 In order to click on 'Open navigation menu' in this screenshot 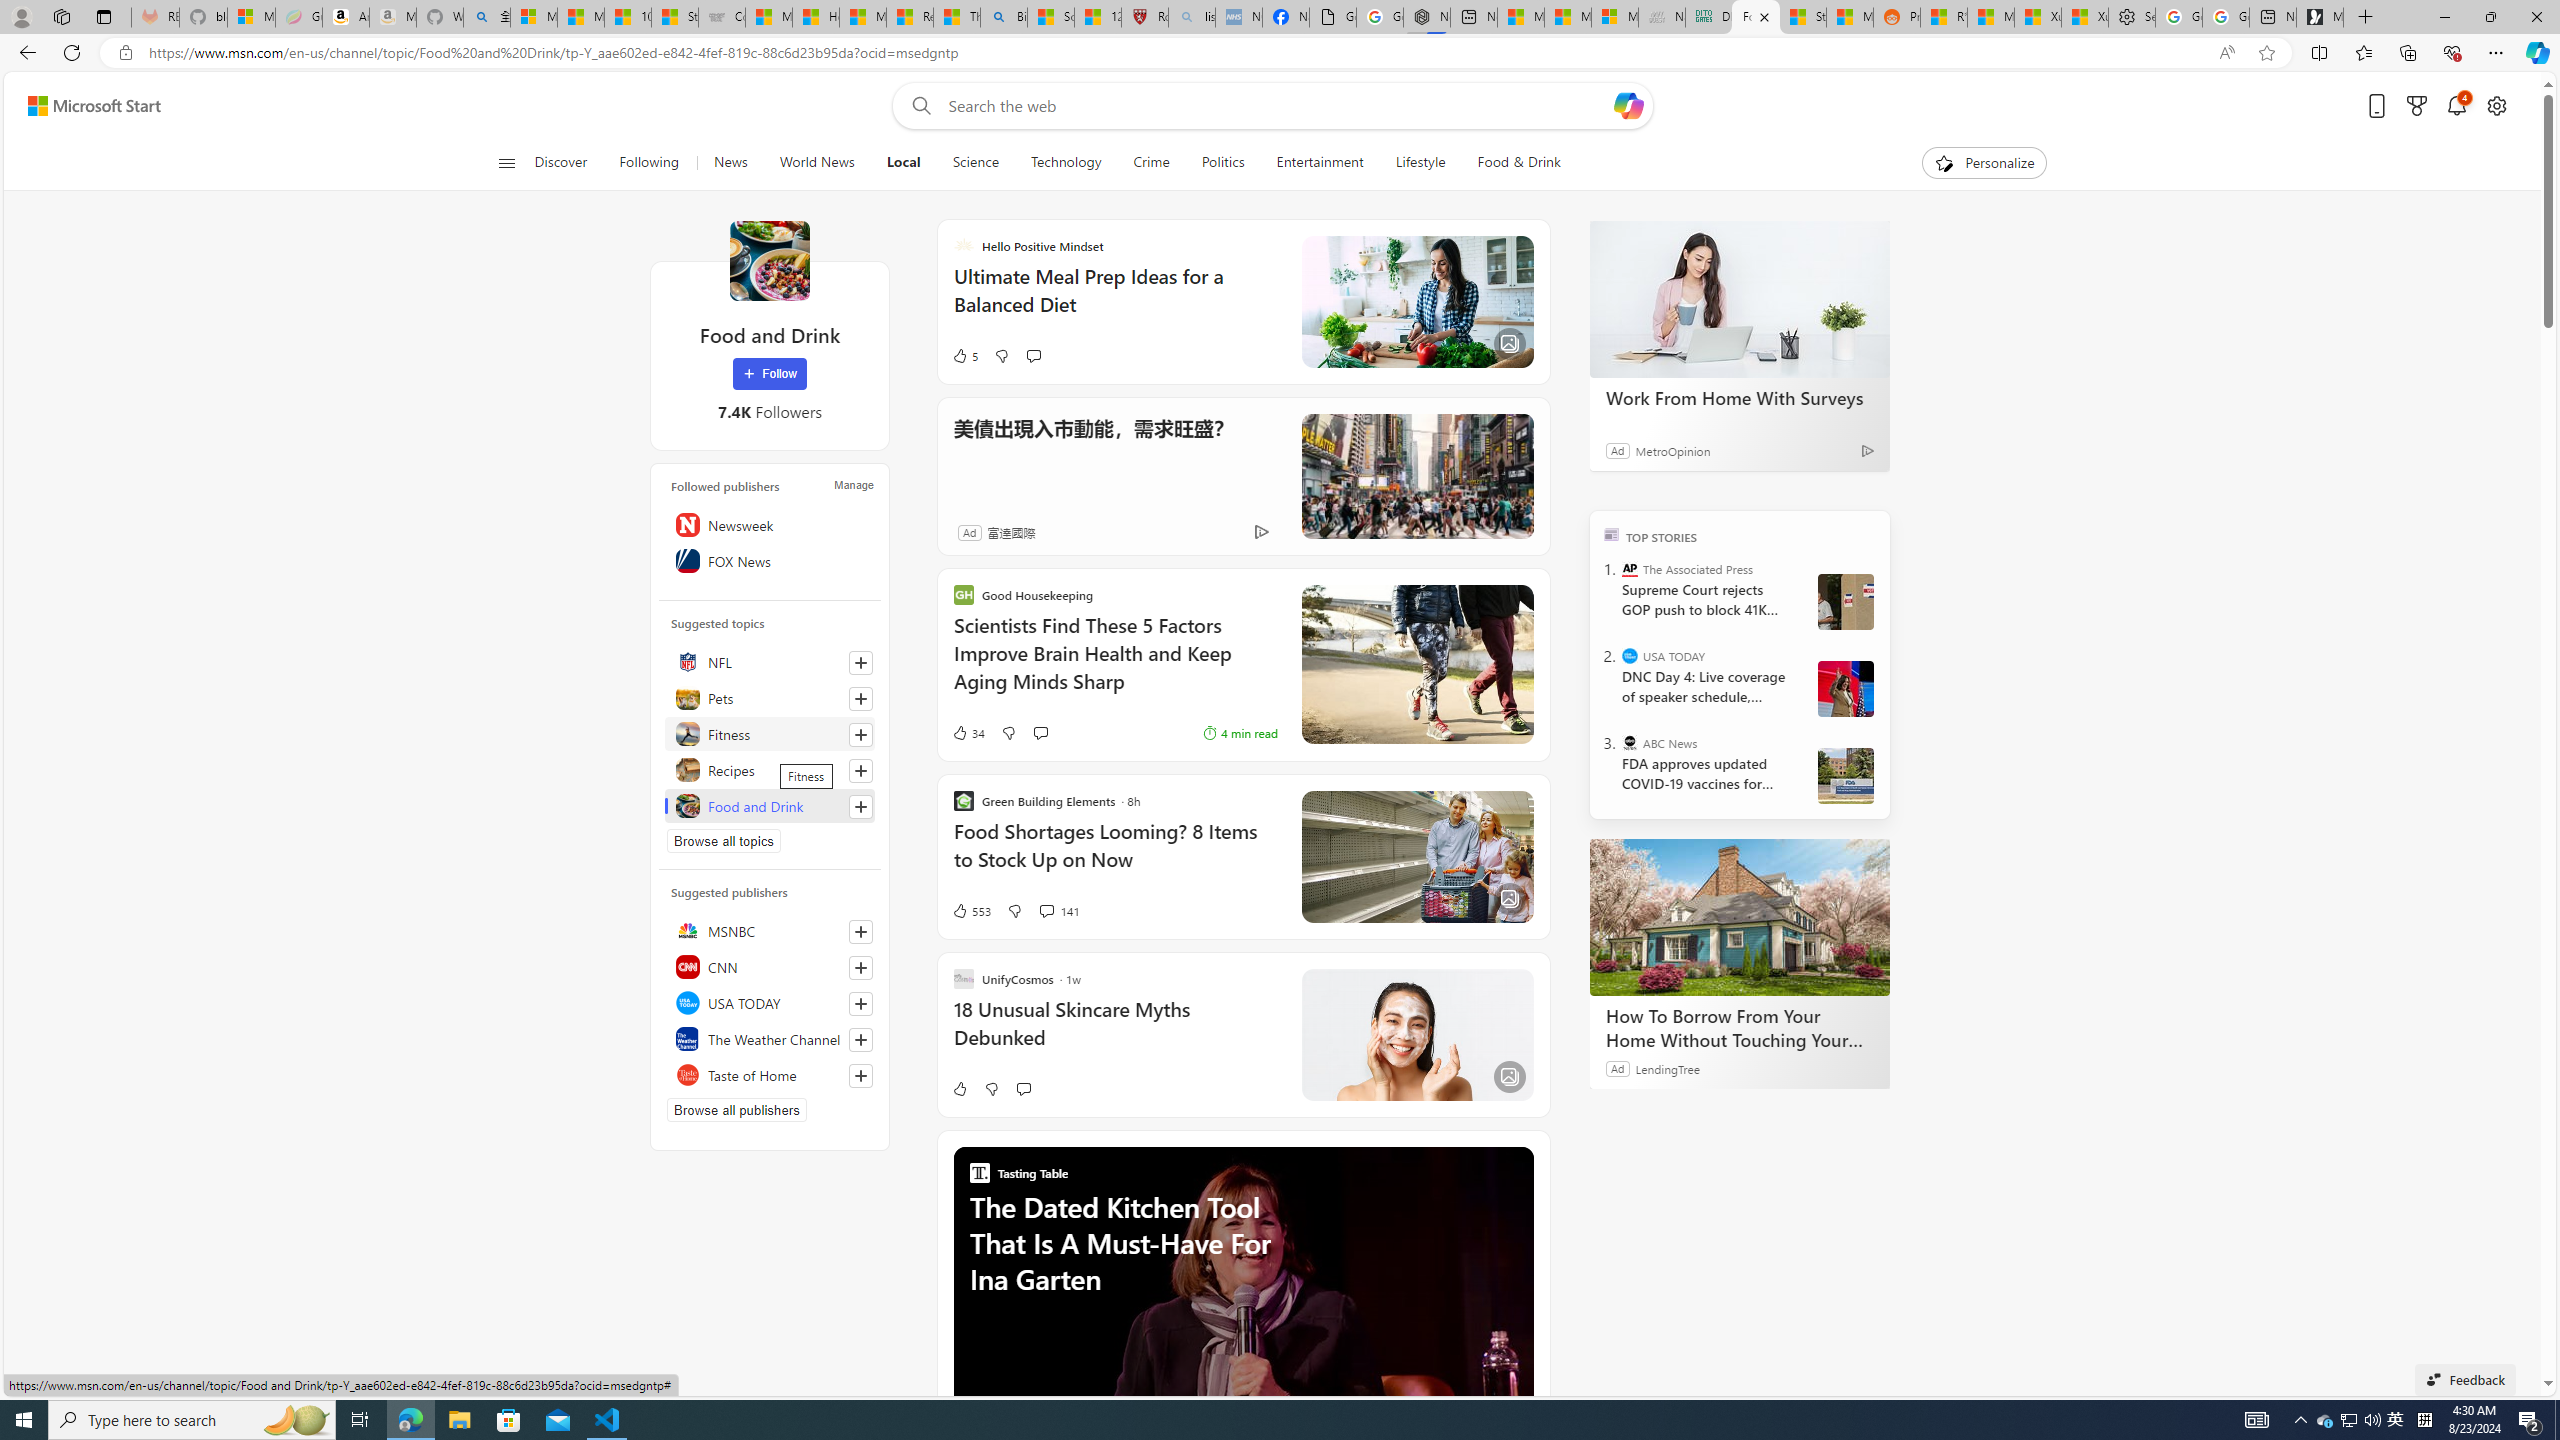, I will do `click(505, 161)`.